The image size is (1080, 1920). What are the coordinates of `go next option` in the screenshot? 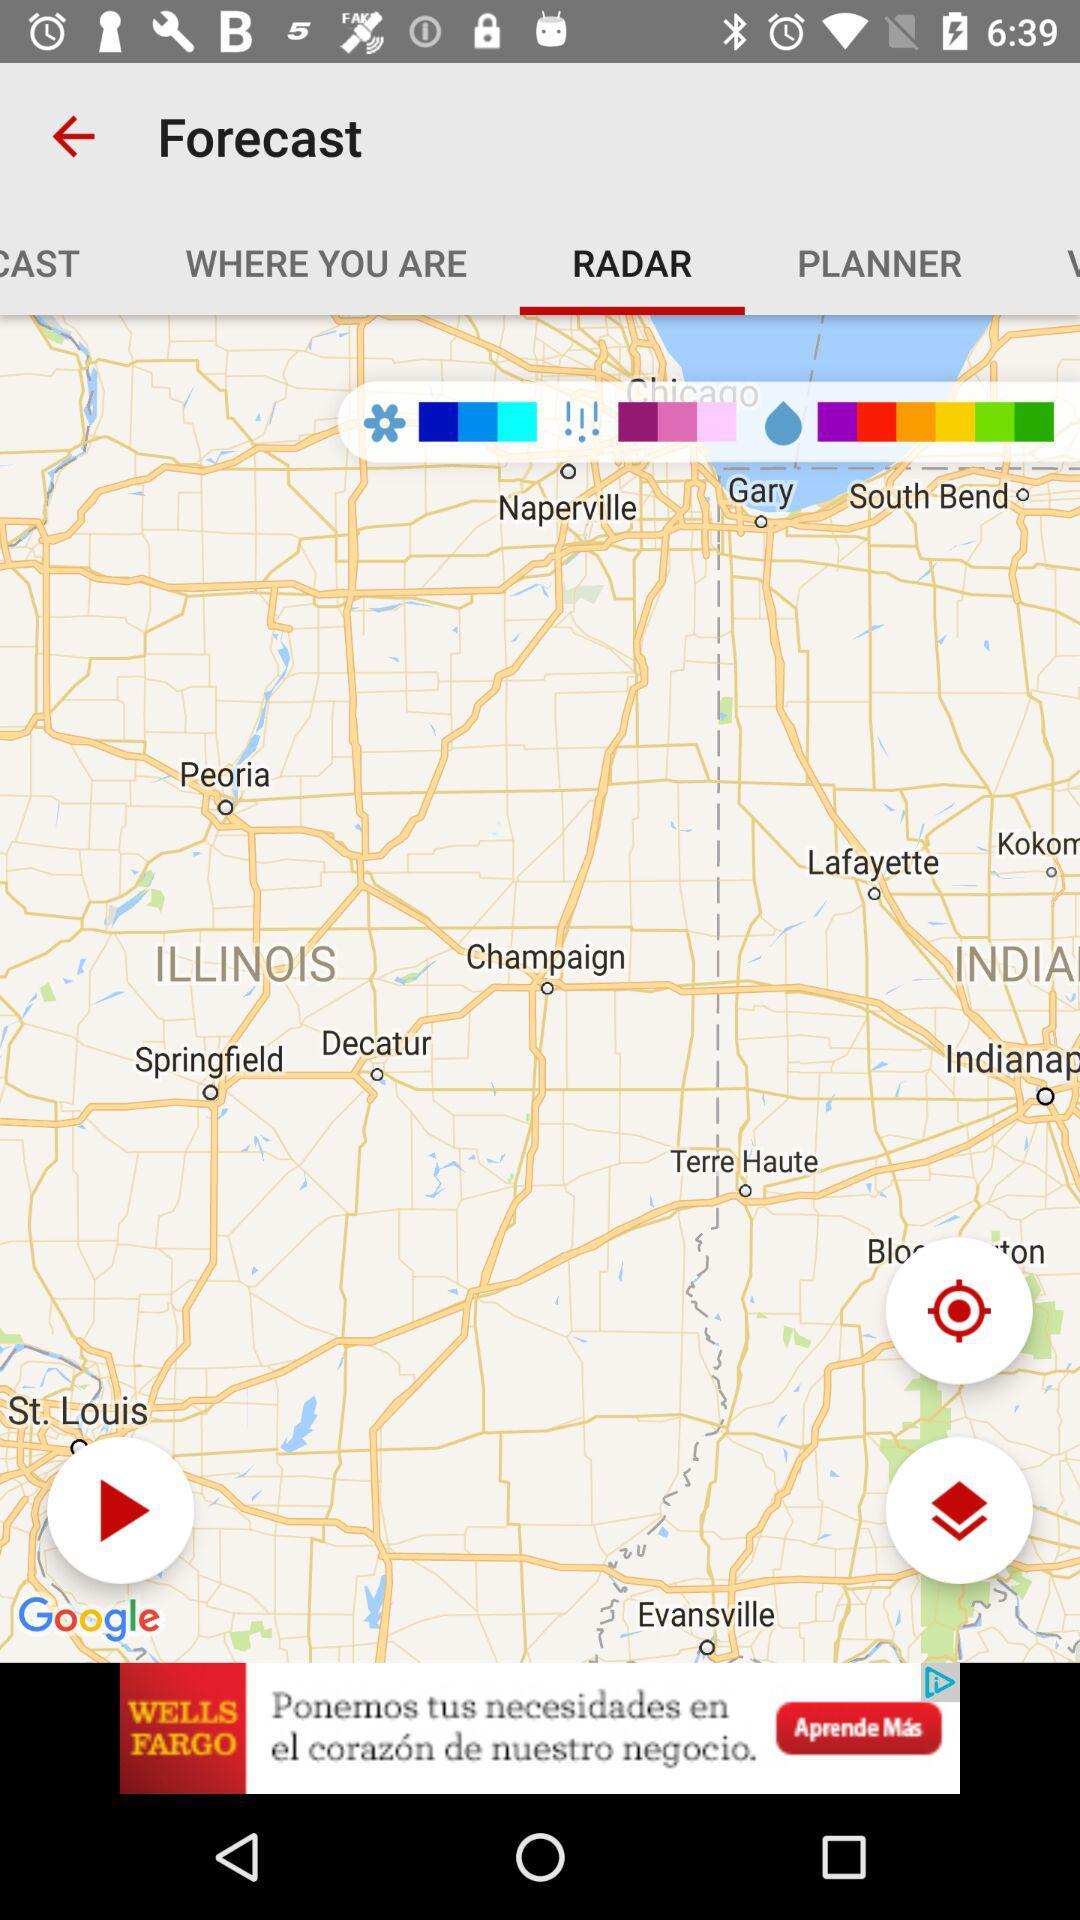 It's located at (120, 1510).